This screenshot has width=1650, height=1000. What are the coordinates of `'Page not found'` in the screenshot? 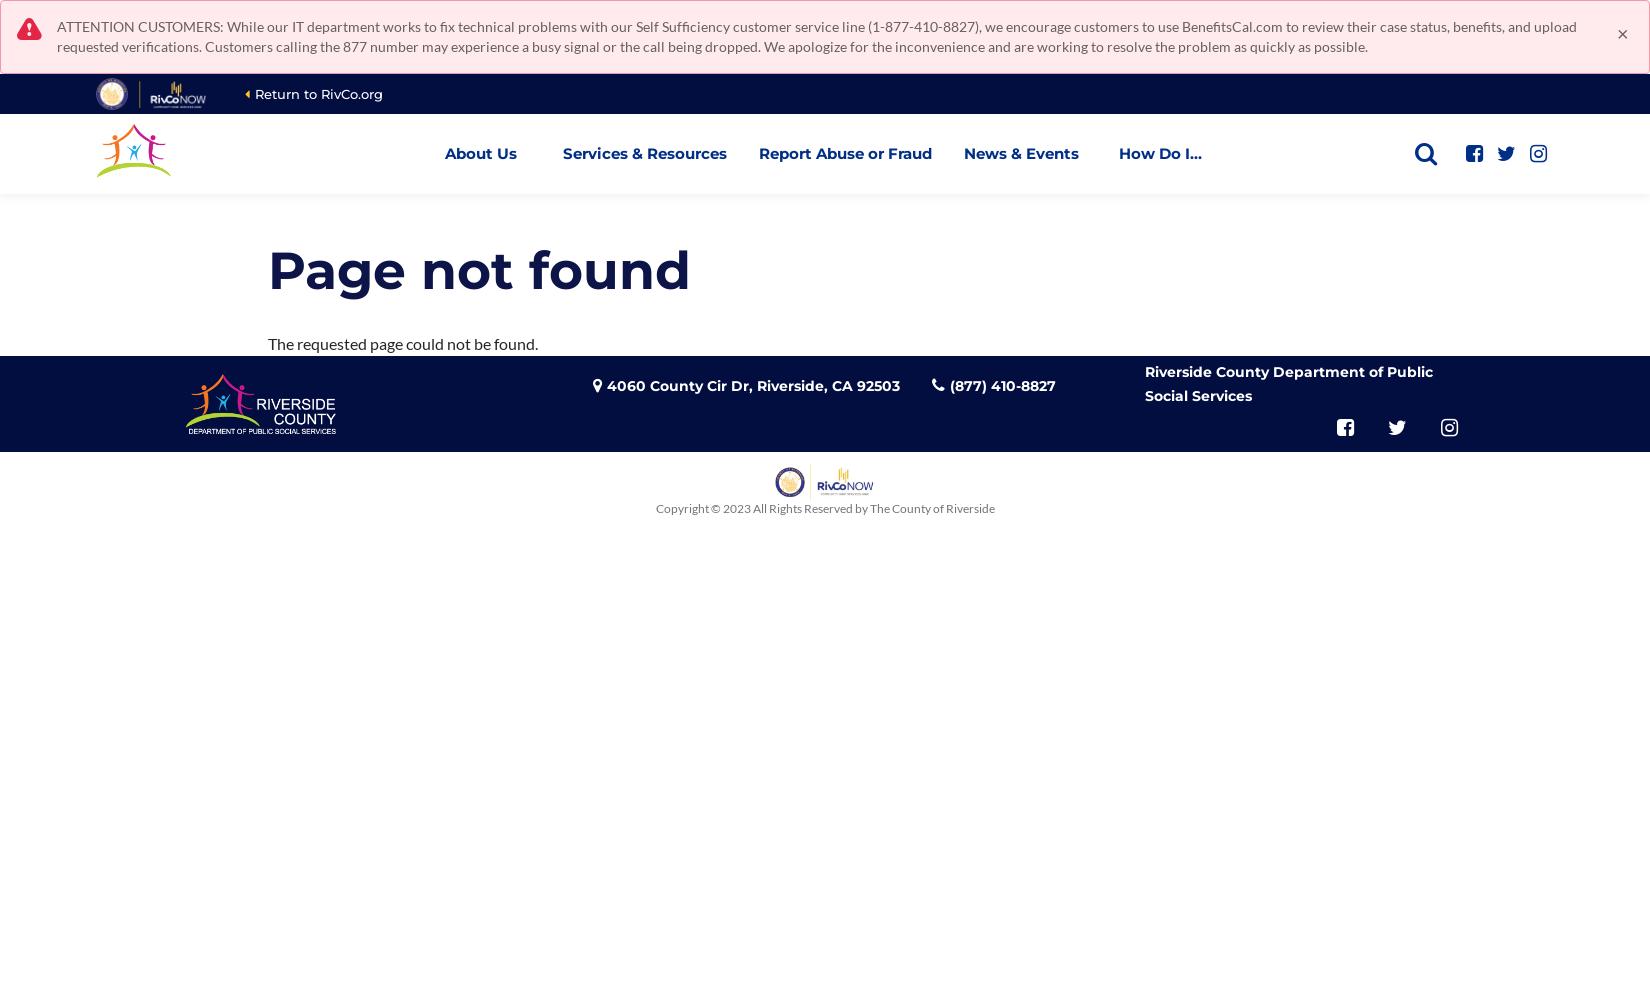 It's located at (266, 270).